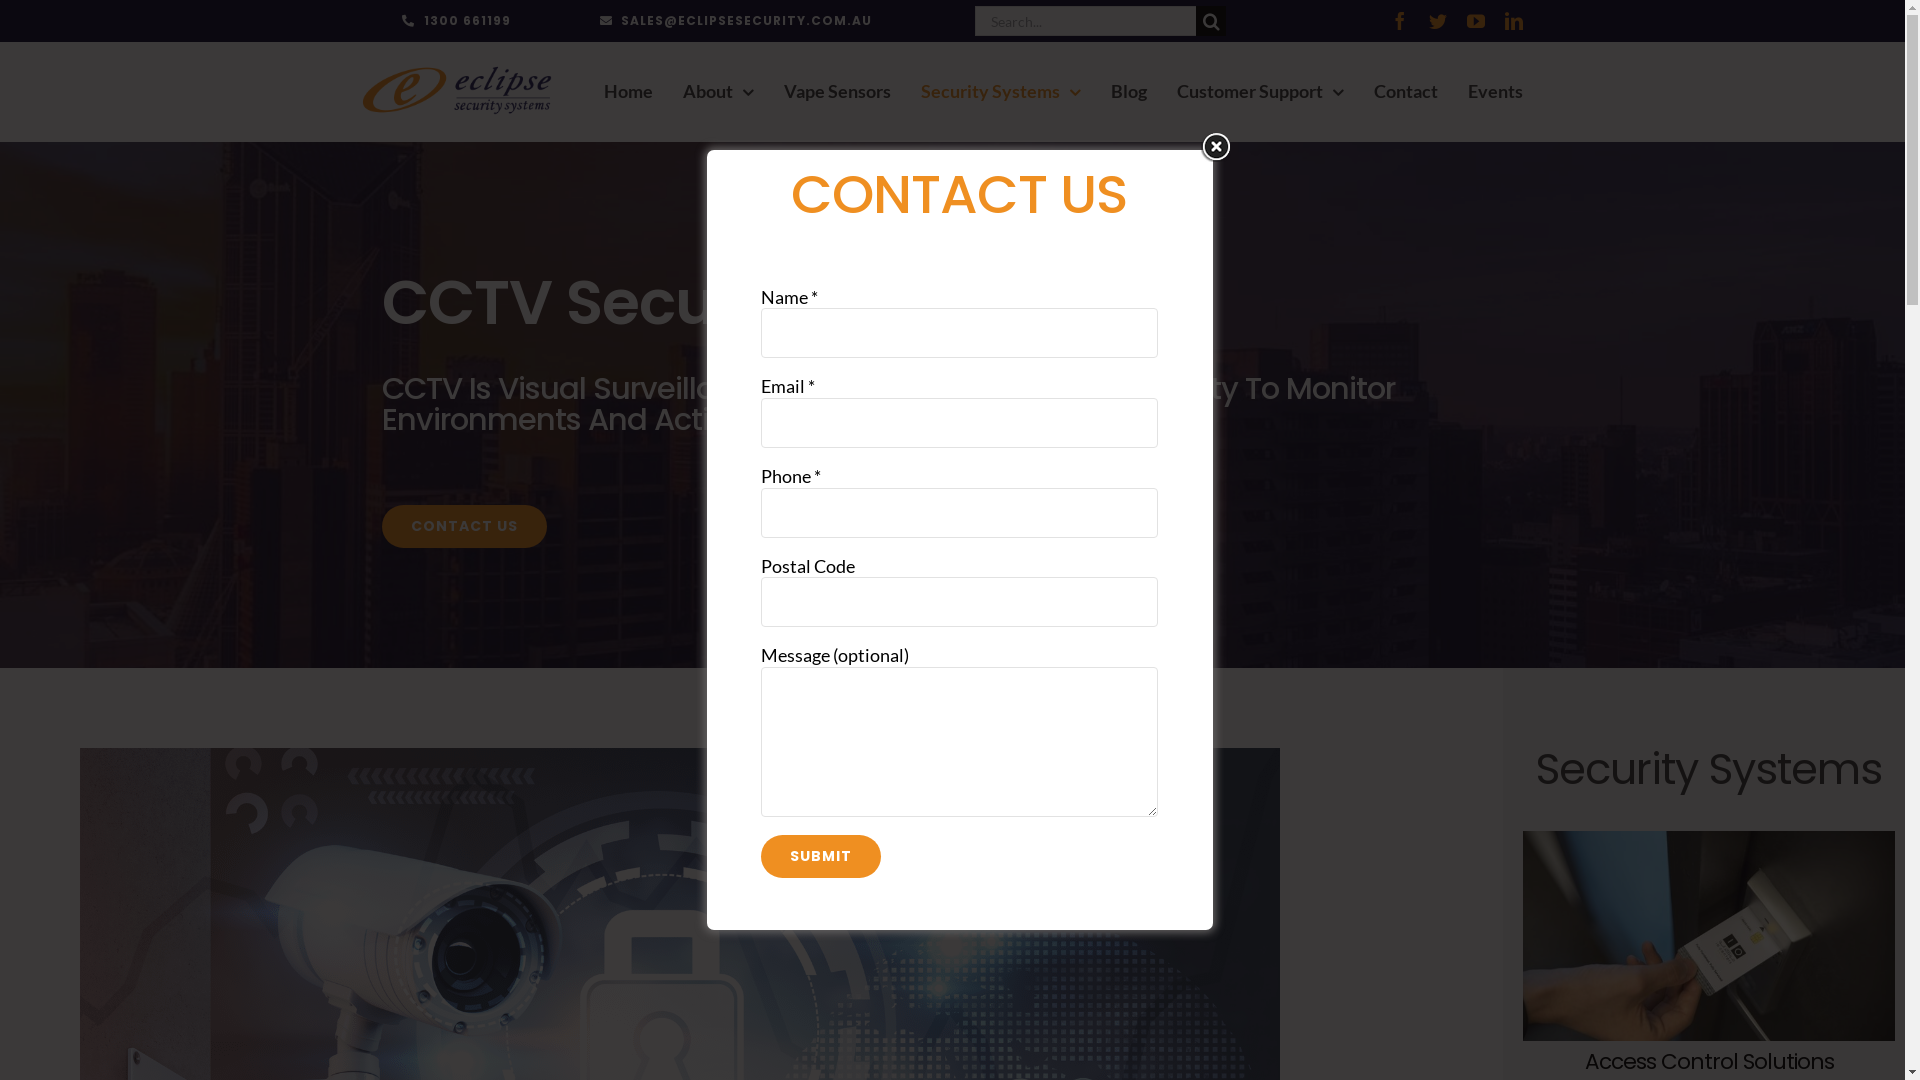 Image resolution: width=1920 pixels, height=1080 pixels. Describe the element at coordinates (1468, 92) in the screenshot. I see `'Events'` at that location.